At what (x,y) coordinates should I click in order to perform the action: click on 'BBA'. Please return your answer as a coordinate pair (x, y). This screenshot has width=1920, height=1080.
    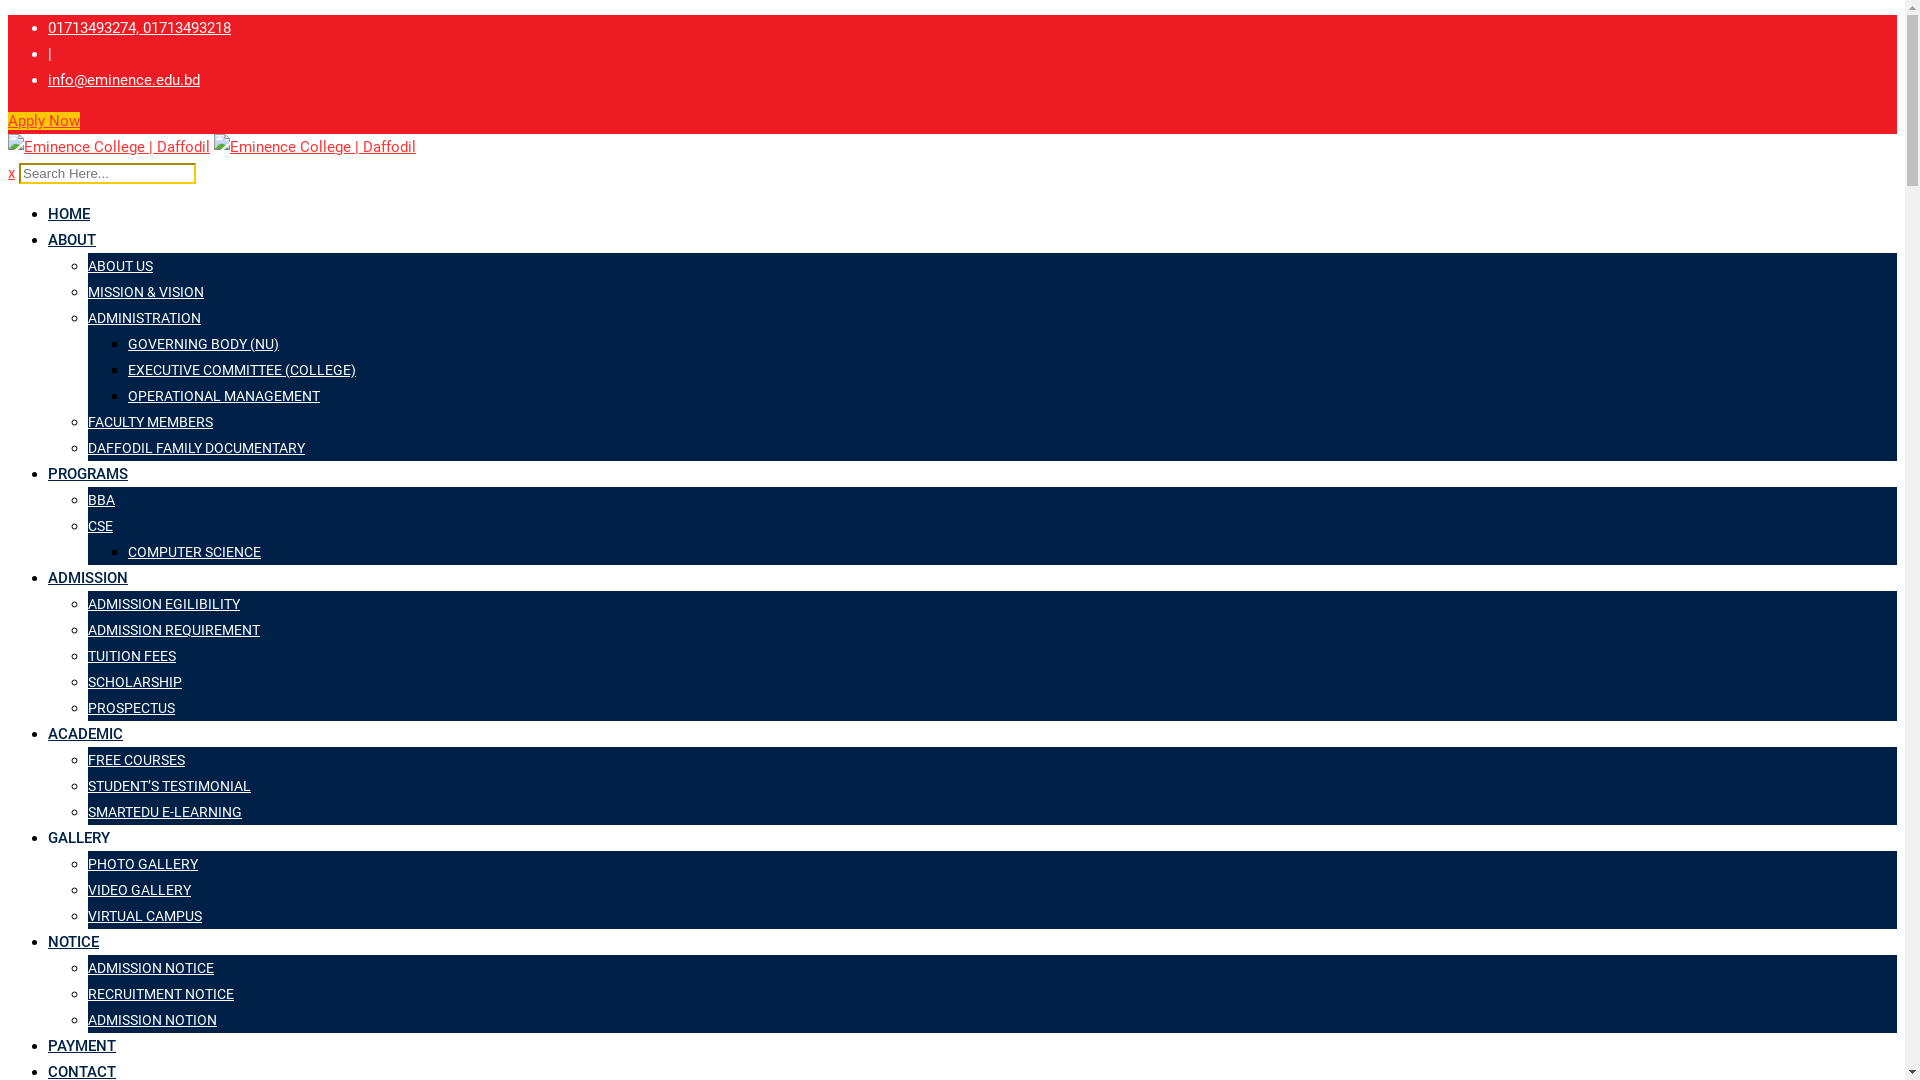
    Looking at the image, I should click on (100, 499).